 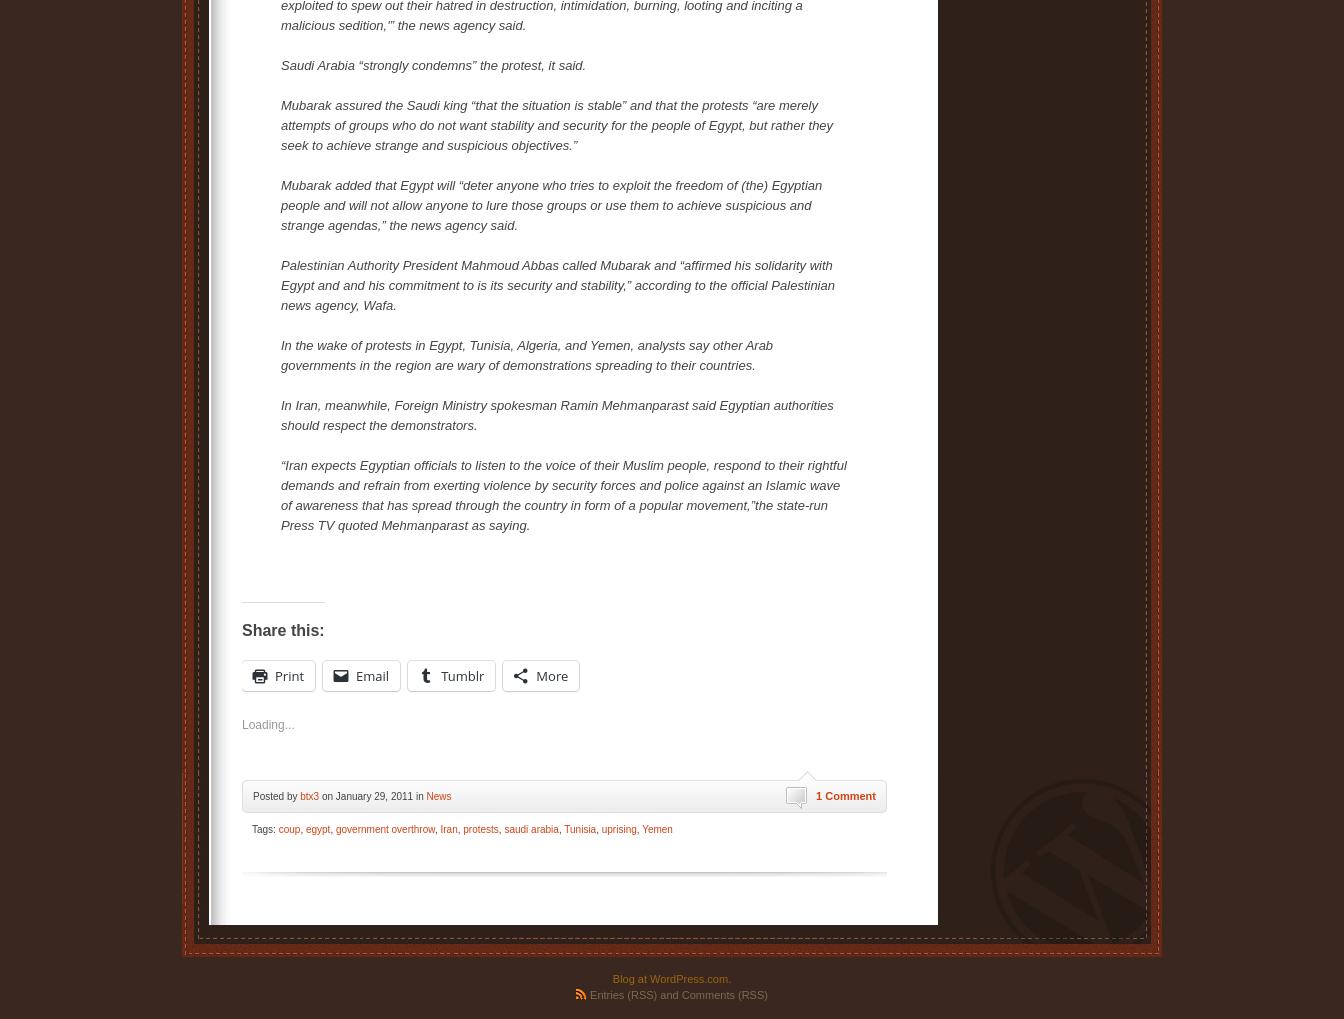 What do you see at coordinates (724, 994) in the screenshot?
I see `'Comments (RSS)'` at bounding box center [724, 994].